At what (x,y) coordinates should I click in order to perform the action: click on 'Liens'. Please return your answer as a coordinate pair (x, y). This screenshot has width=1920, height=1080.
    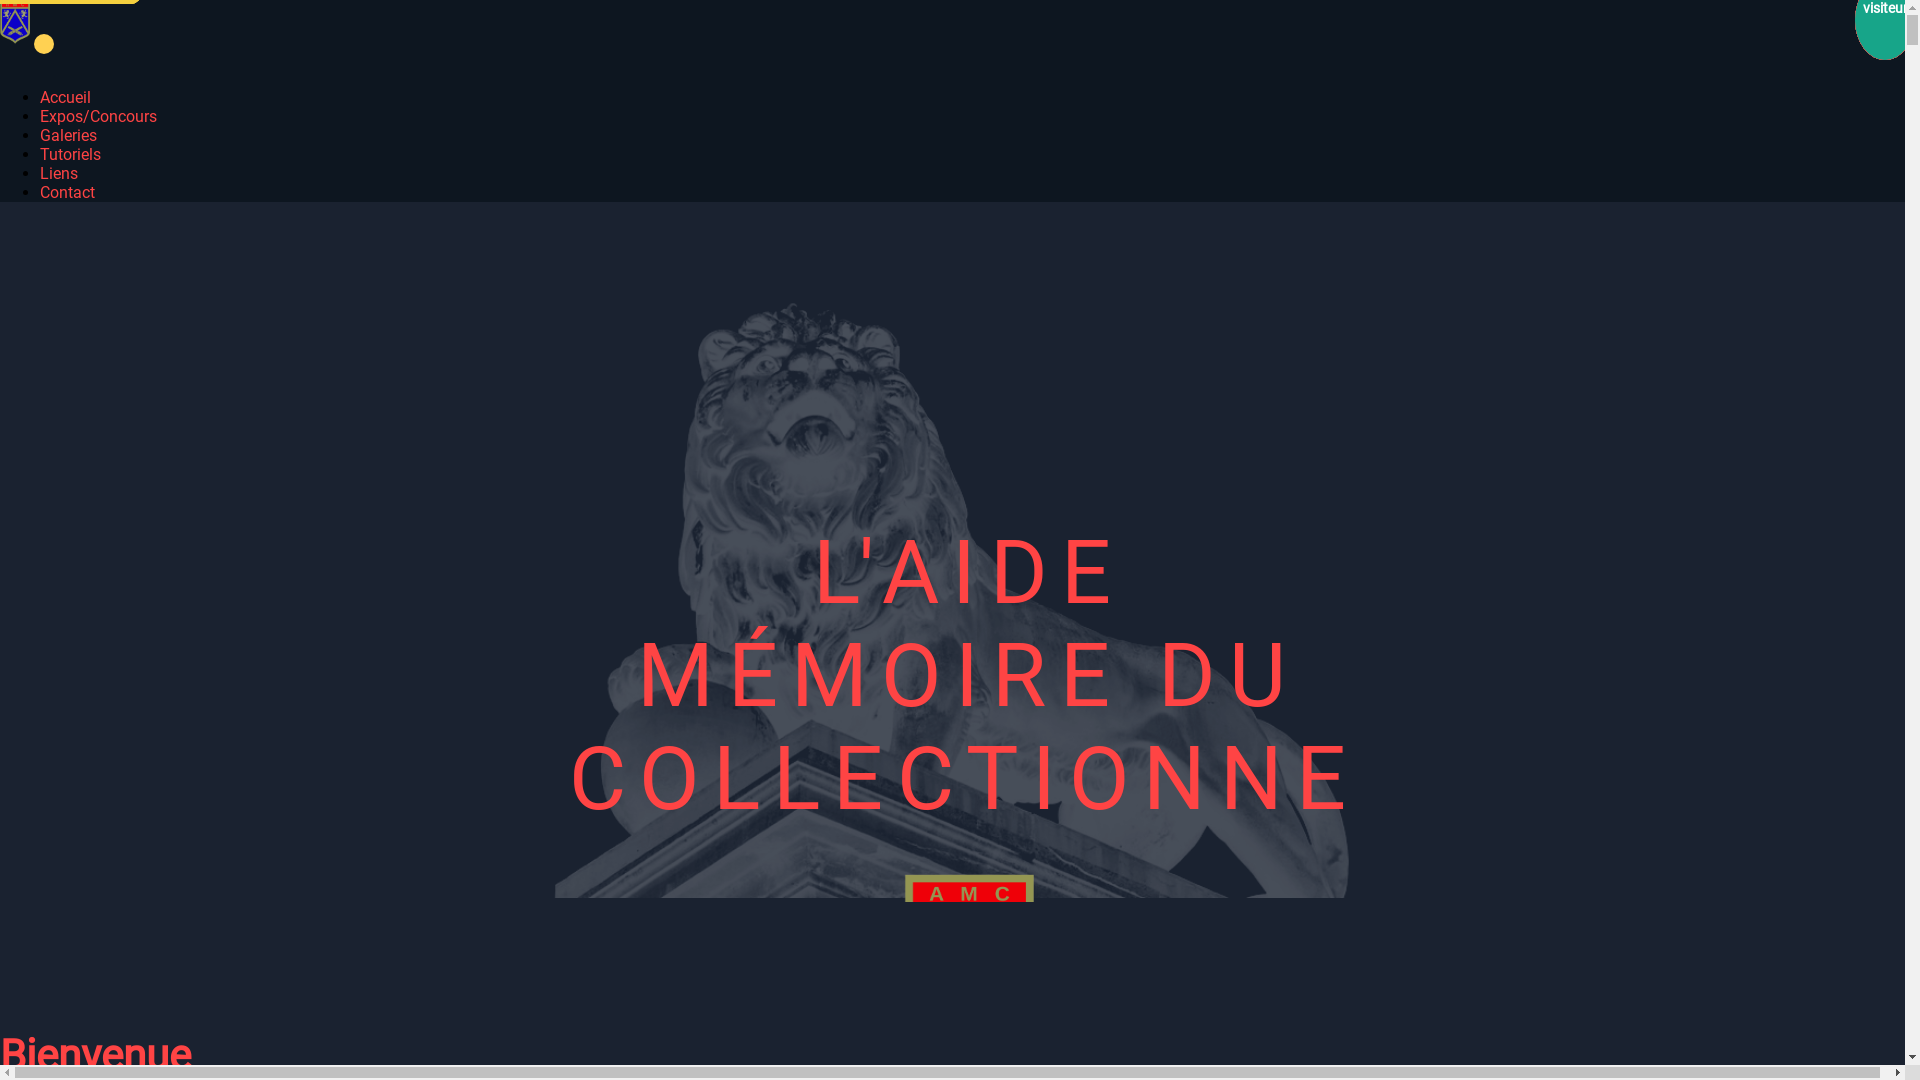
    Looking at the image, I should click on (39, 172).